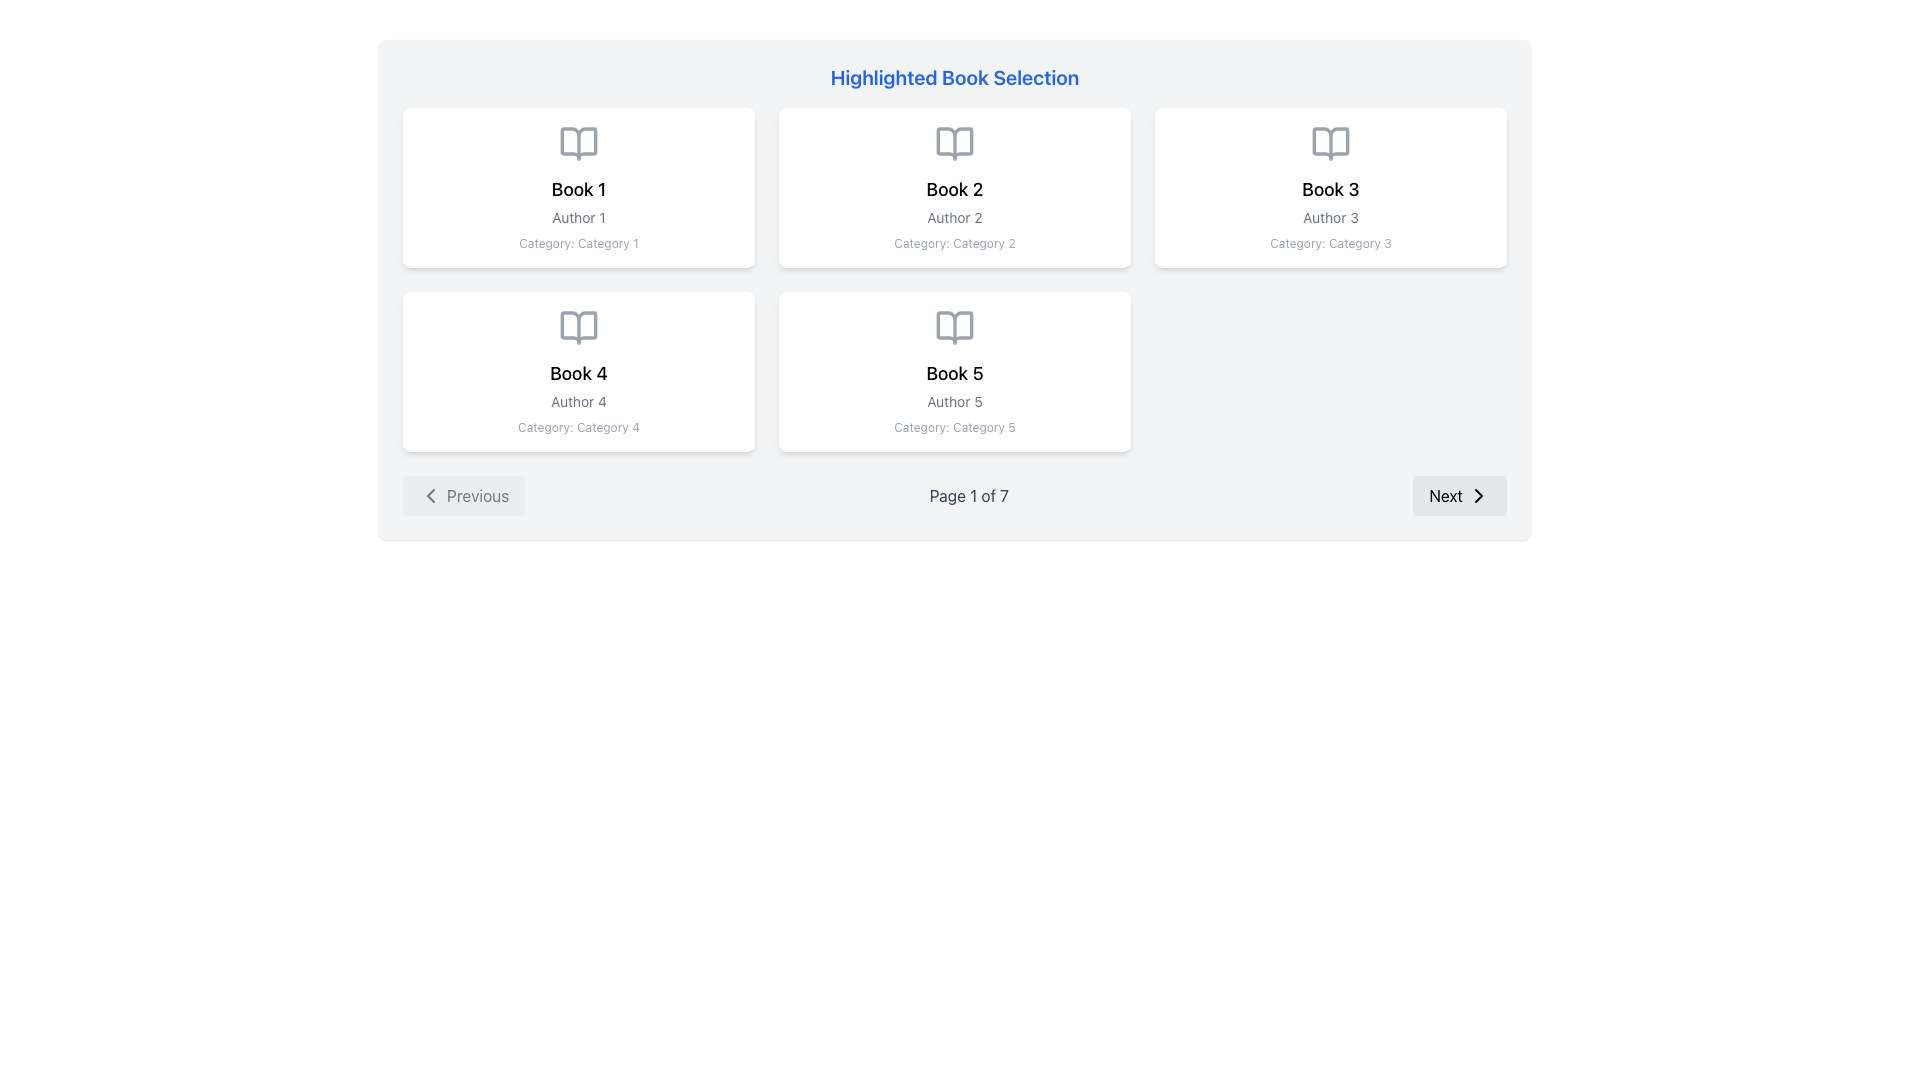  What do you see at coordinates (1330, 142) in the screenshot?
I see `the decorative book icon located at the top-center of the card labeled 'Book 3, Author 3, Category: Category 3', situated above the text 'Book 3'` at bounding box center [1330, 142].